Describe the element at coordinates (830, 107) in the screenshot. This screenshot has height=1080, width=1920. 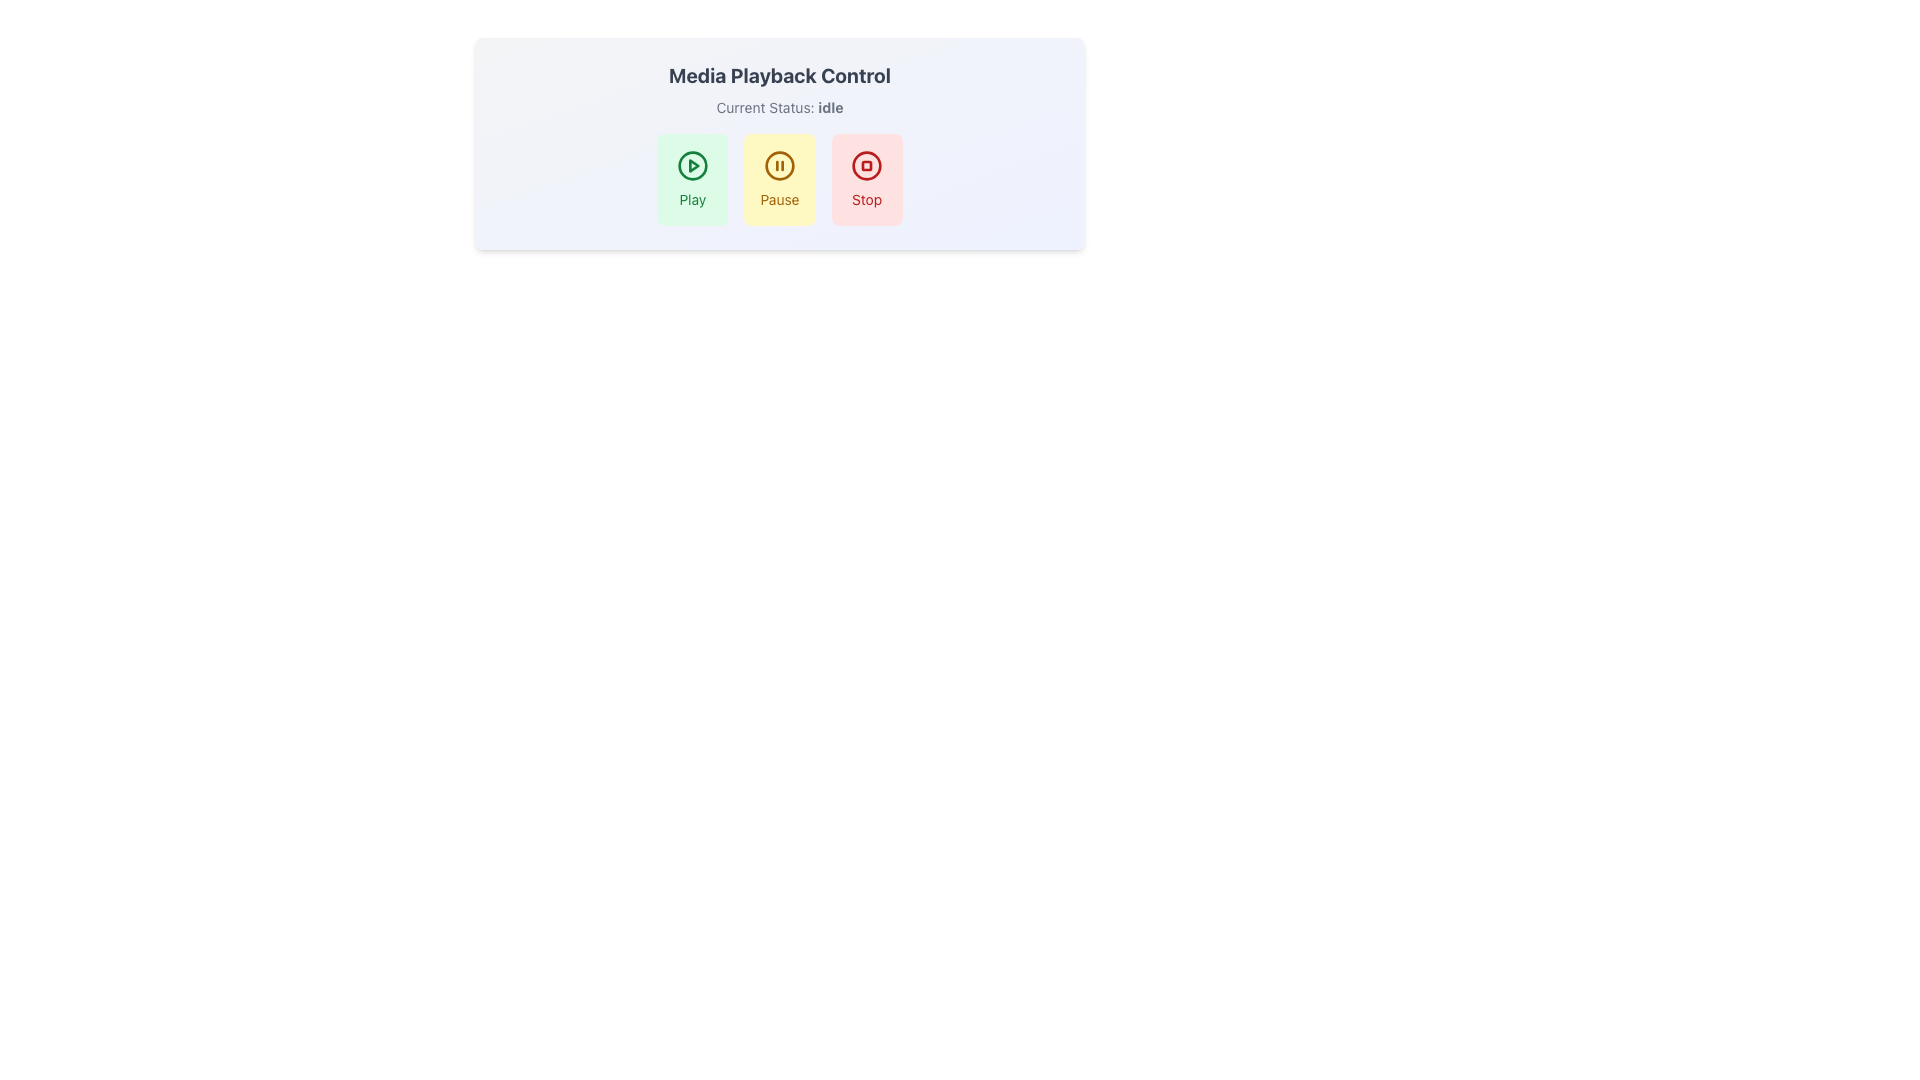
I see `the 'idle' label, which indicates the current status as 'idle' and is located to the right of 'Current Status:' in the Media Playback Control section` at that location.